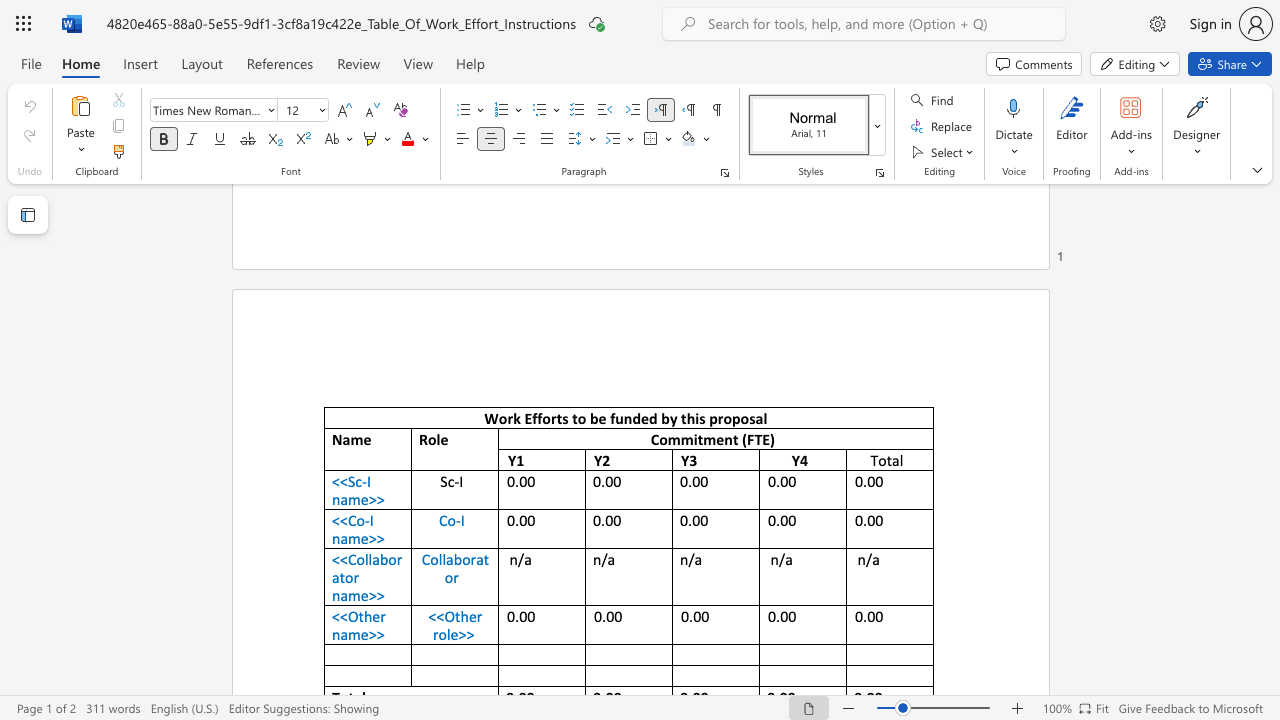 This screenshot has height=720, width=1280. Describe the element at coordinates (332, 537) in the screenshot. I see `the subset text "name" within the text "<<Co-I name>>"` at that location.